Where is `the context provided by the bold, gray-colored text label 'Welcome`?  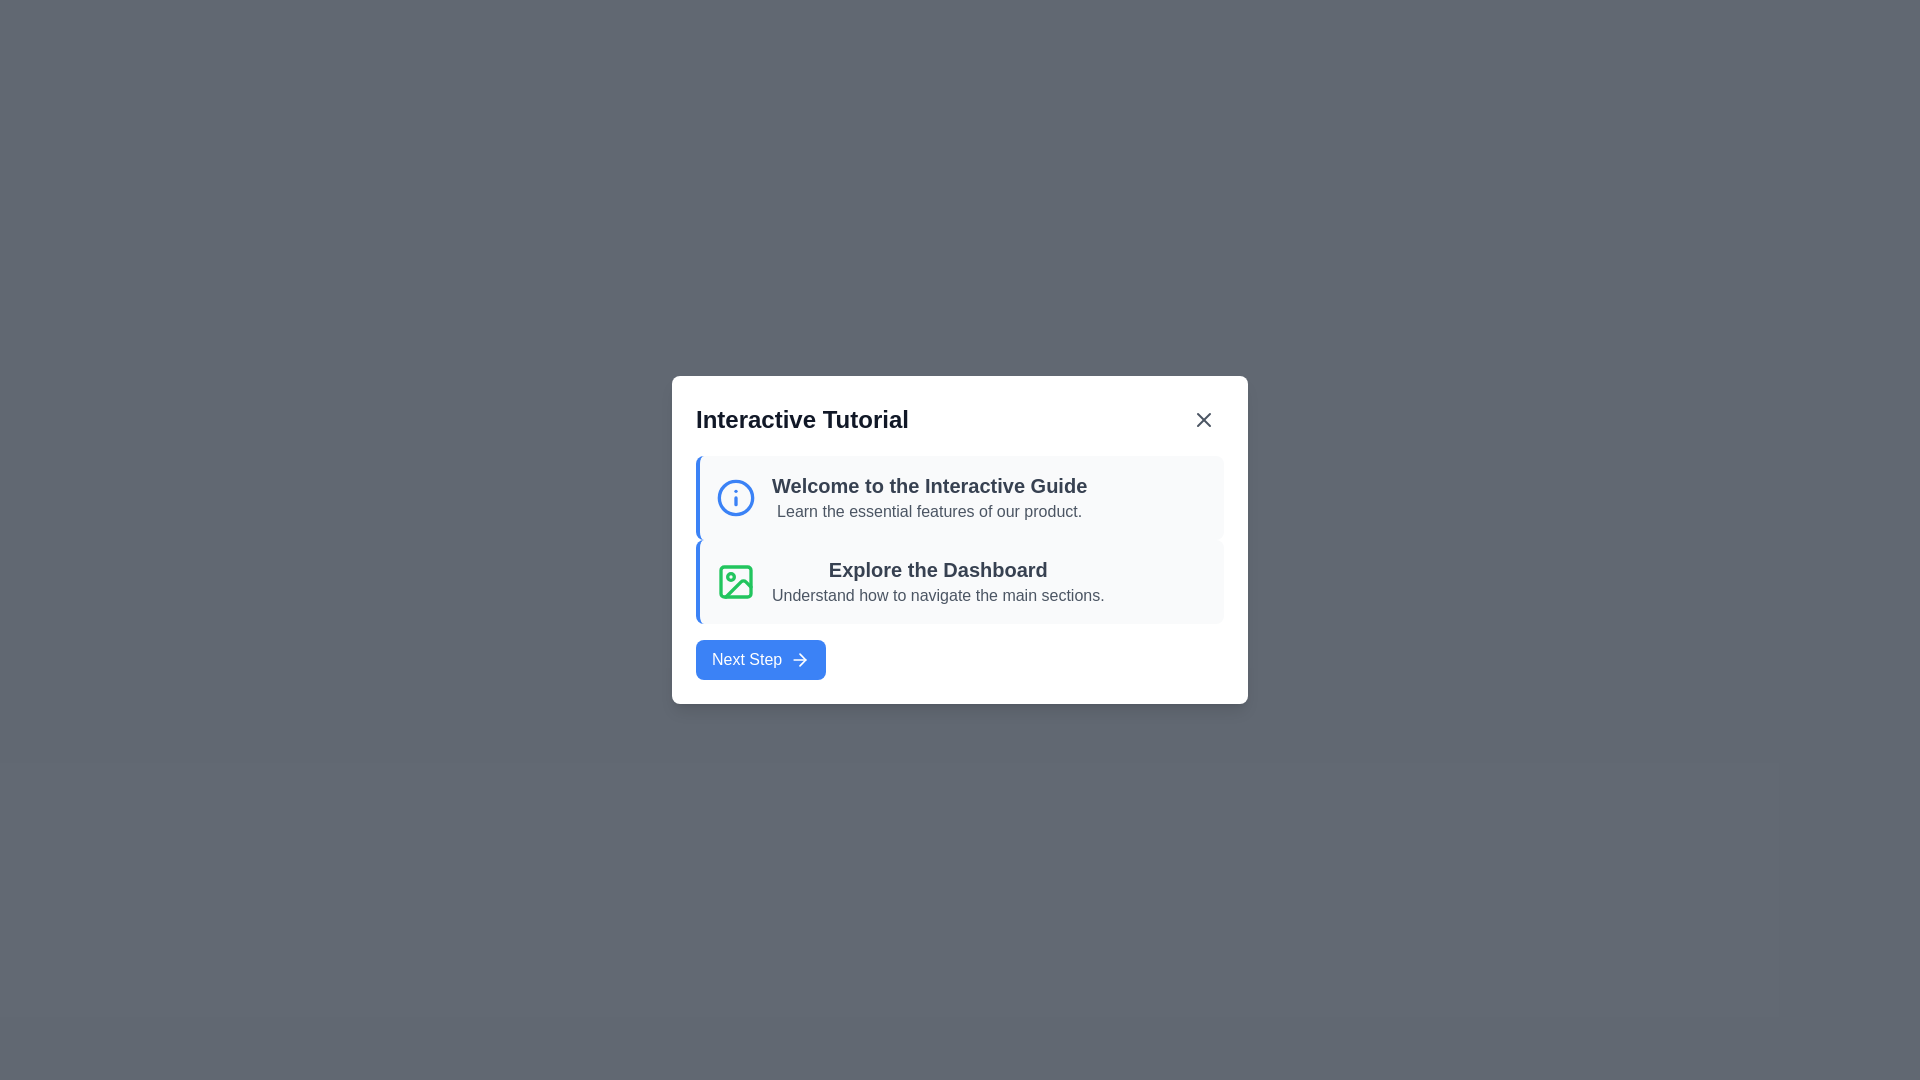 the context provided by the bold, gray-colored text label 'Welcome is located at coordinates (928, 486).